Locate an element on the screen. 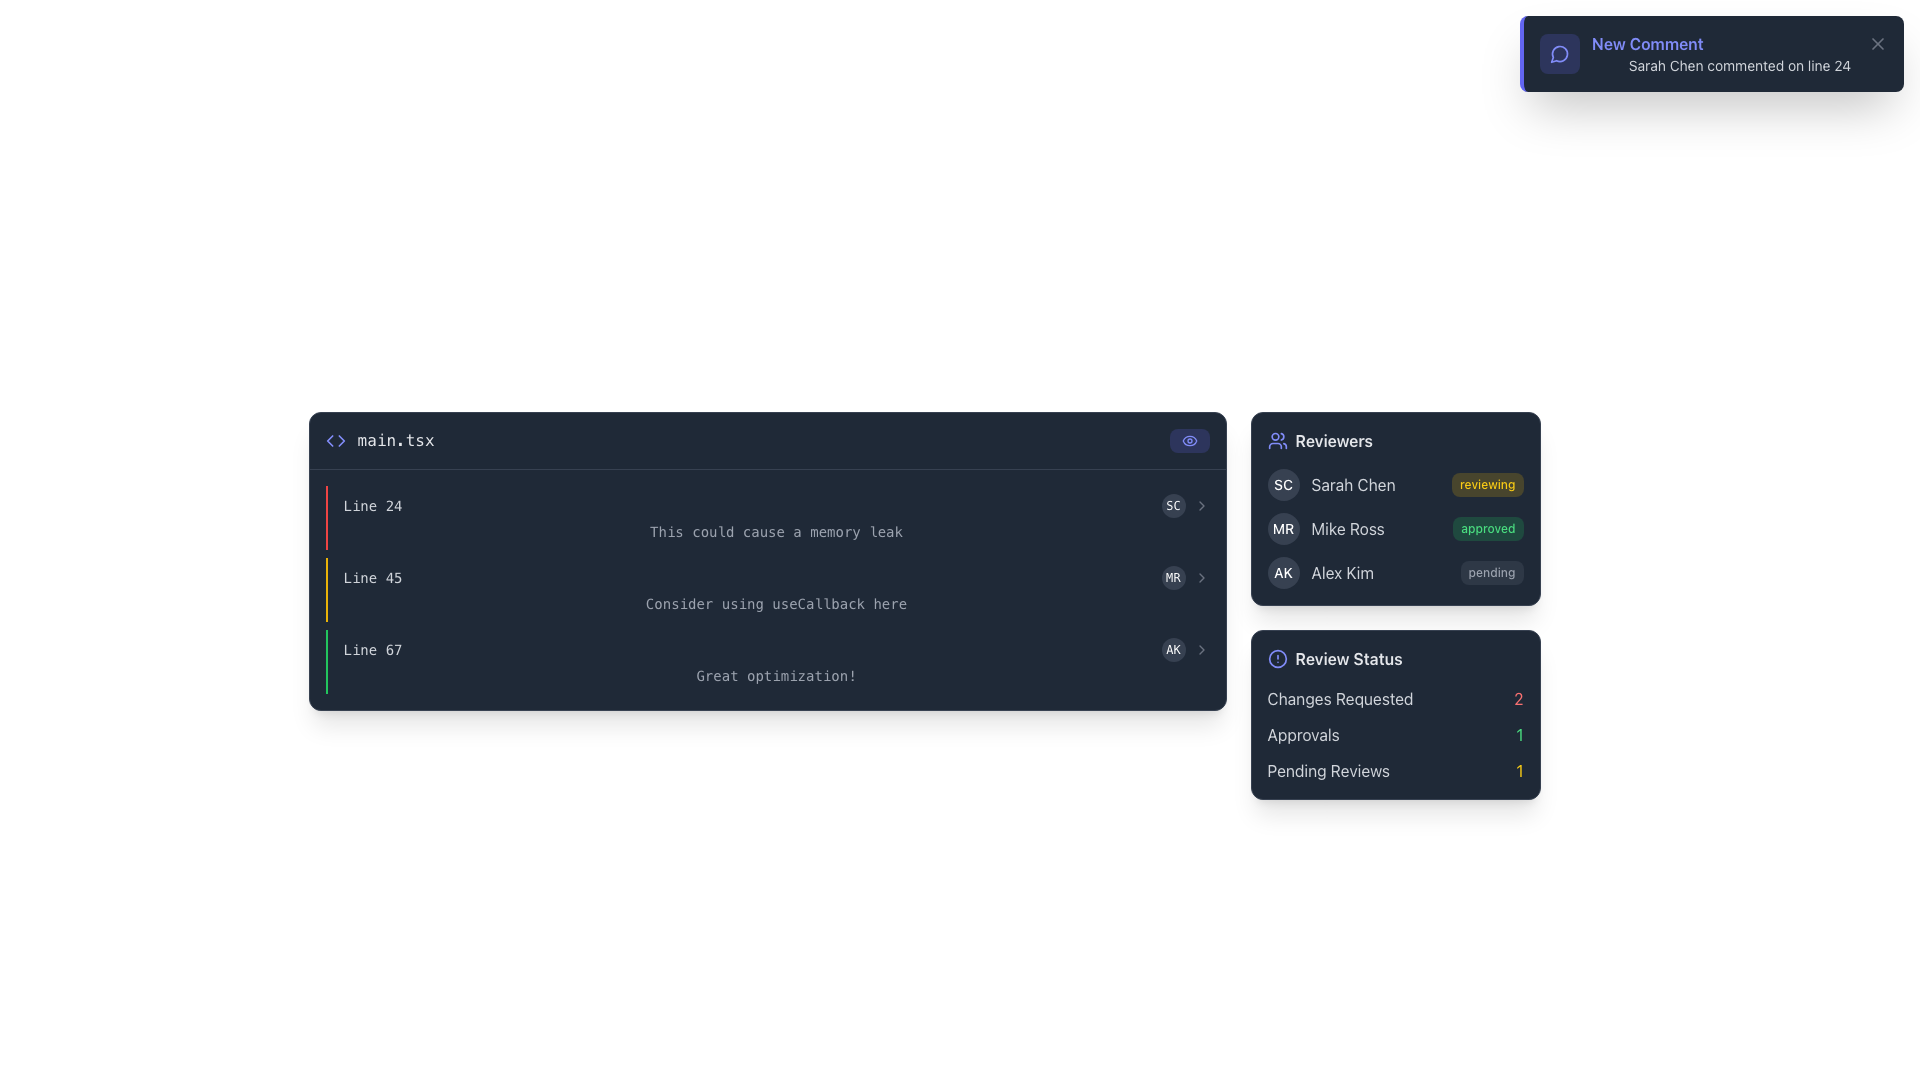 This screenshot has height=1080, width=1920. the text element displaying 'This could cause a memory leak' located below 'Line 24' in the code review interface is located at coordinates (775, 531).